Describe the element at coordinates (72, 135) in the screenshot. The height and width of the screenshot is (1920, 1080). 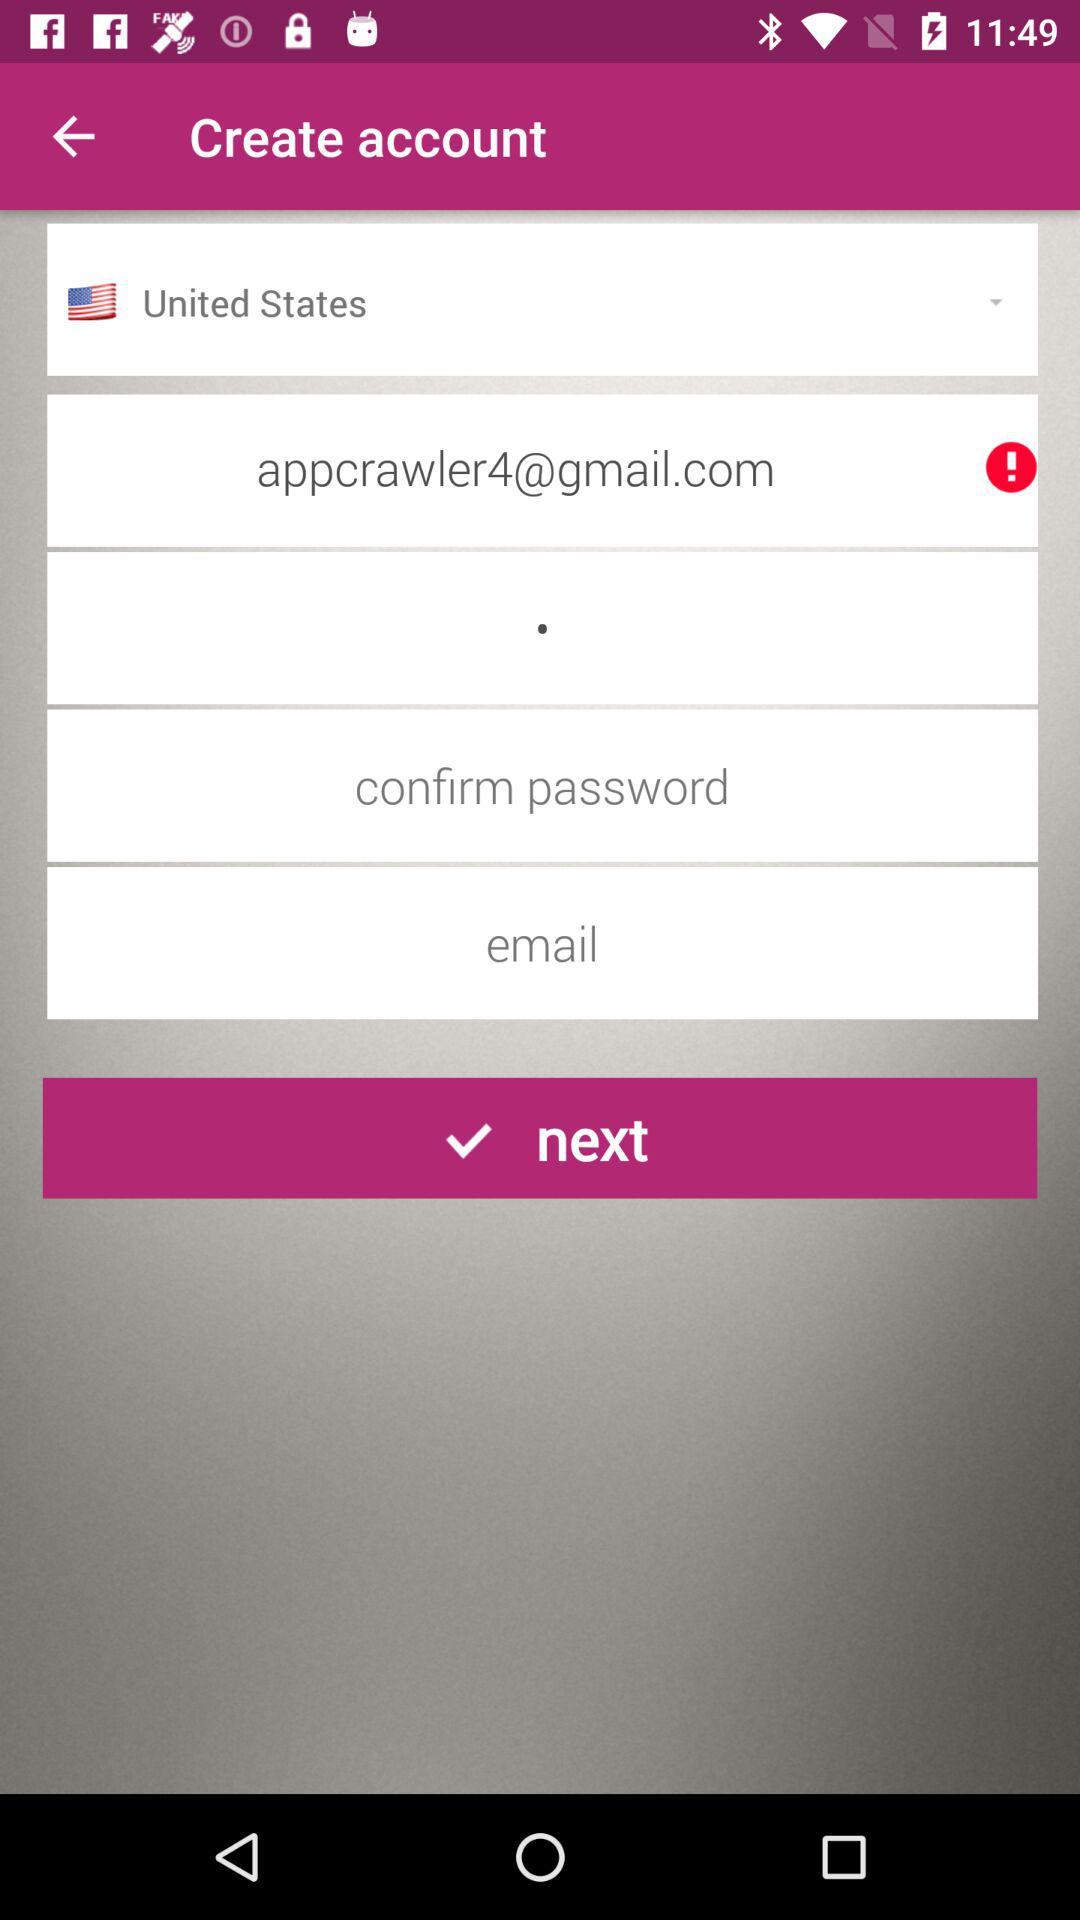
I see `item to the left of the create account item` at that location.